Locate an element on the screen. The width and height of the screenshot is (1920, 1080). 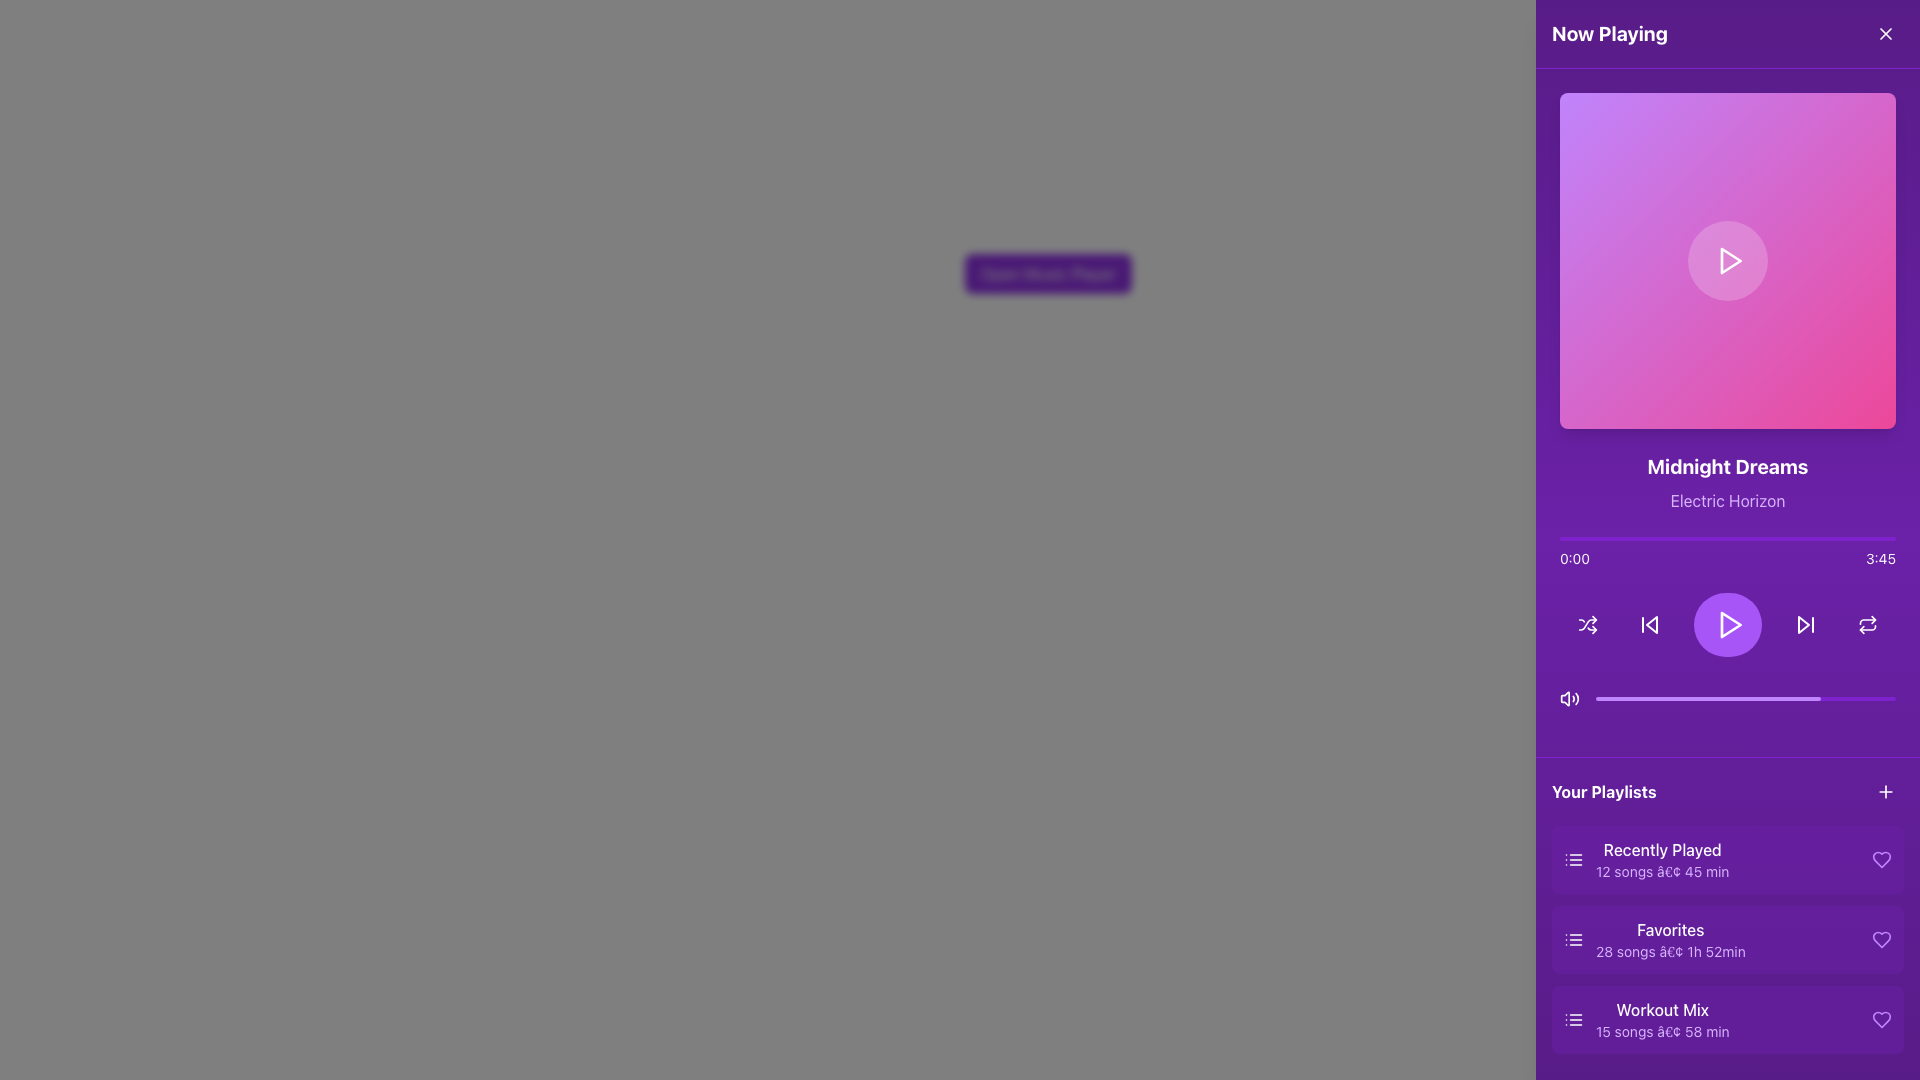
the static textual indicator that shows the timeline of the song, located in the 'Now Playing' section of the player interface is located at coordinates (1727, 559).